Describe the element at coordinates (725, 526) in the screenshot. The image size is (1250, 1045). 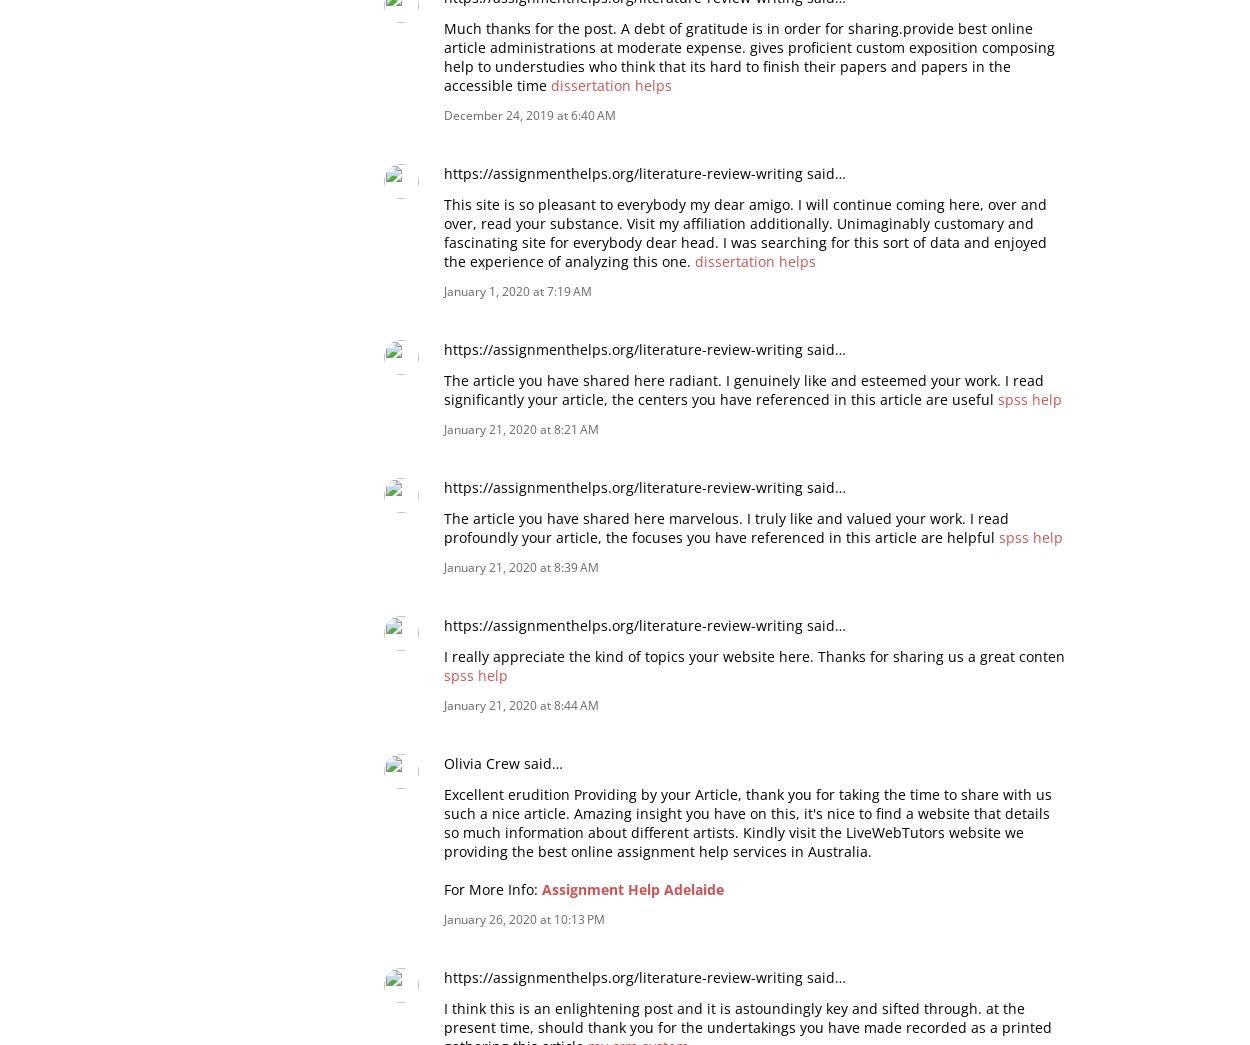
I see `'The article you have shared here marvelous. I truly like and valued your work. I read profoundly your article, the focuses you have referenced in this article are helpful'` at that location.